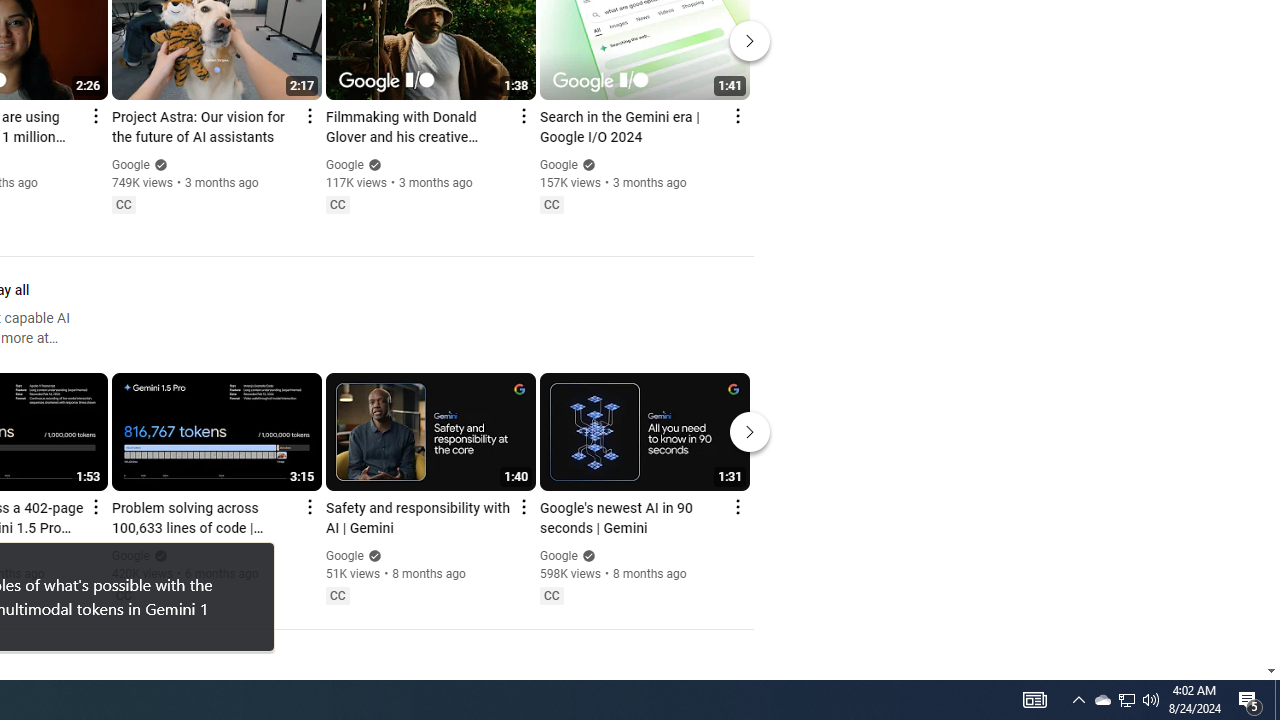 This screenshot has width=1280, height=720. What do you see at coordinates (736, 505) in the screenshot?
I see `'Action menu'` at bounding box center [736, 505].